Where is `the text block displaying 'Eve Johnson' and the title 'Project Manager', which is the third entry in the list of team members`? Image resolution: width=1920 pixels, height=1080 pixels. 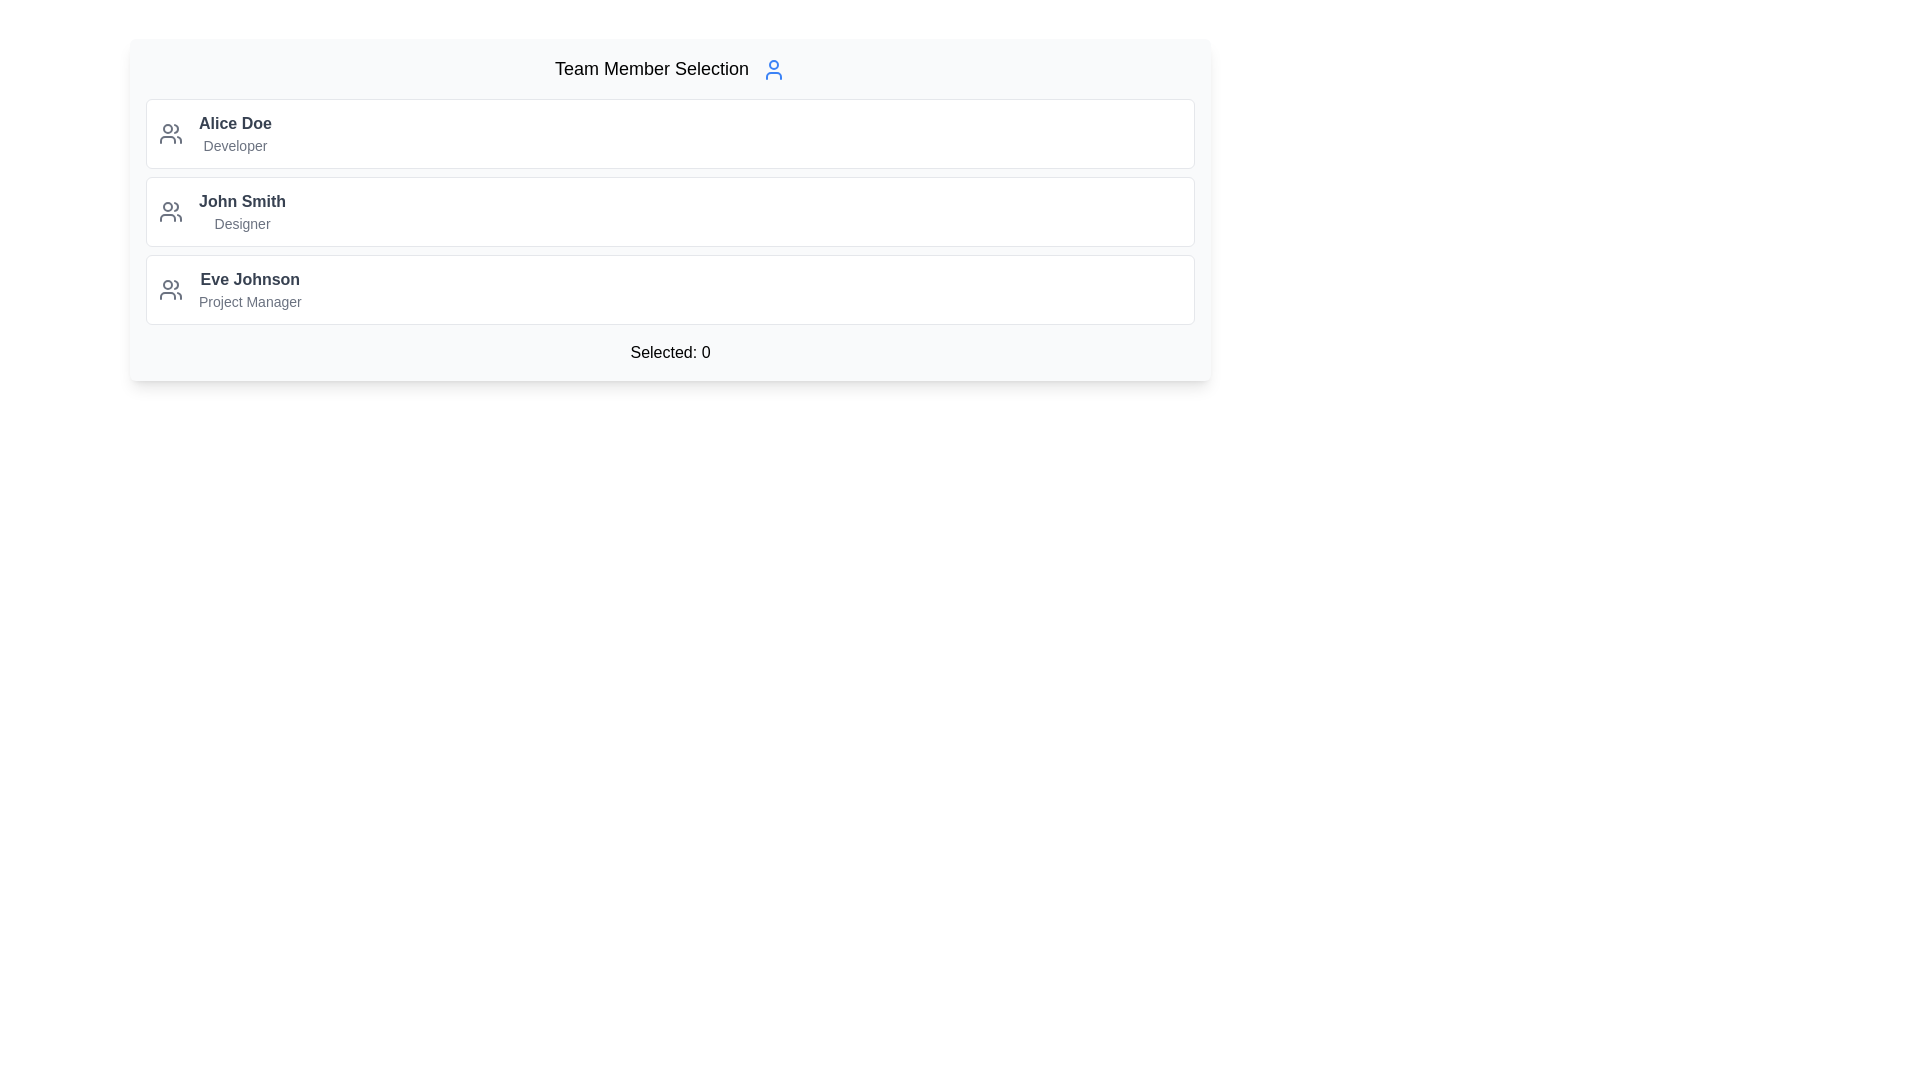 the text block displaying 'Eve Johnson' and the title 'Project Manager', which is the third entry in the list of team members is located at coordinates (249, 289).